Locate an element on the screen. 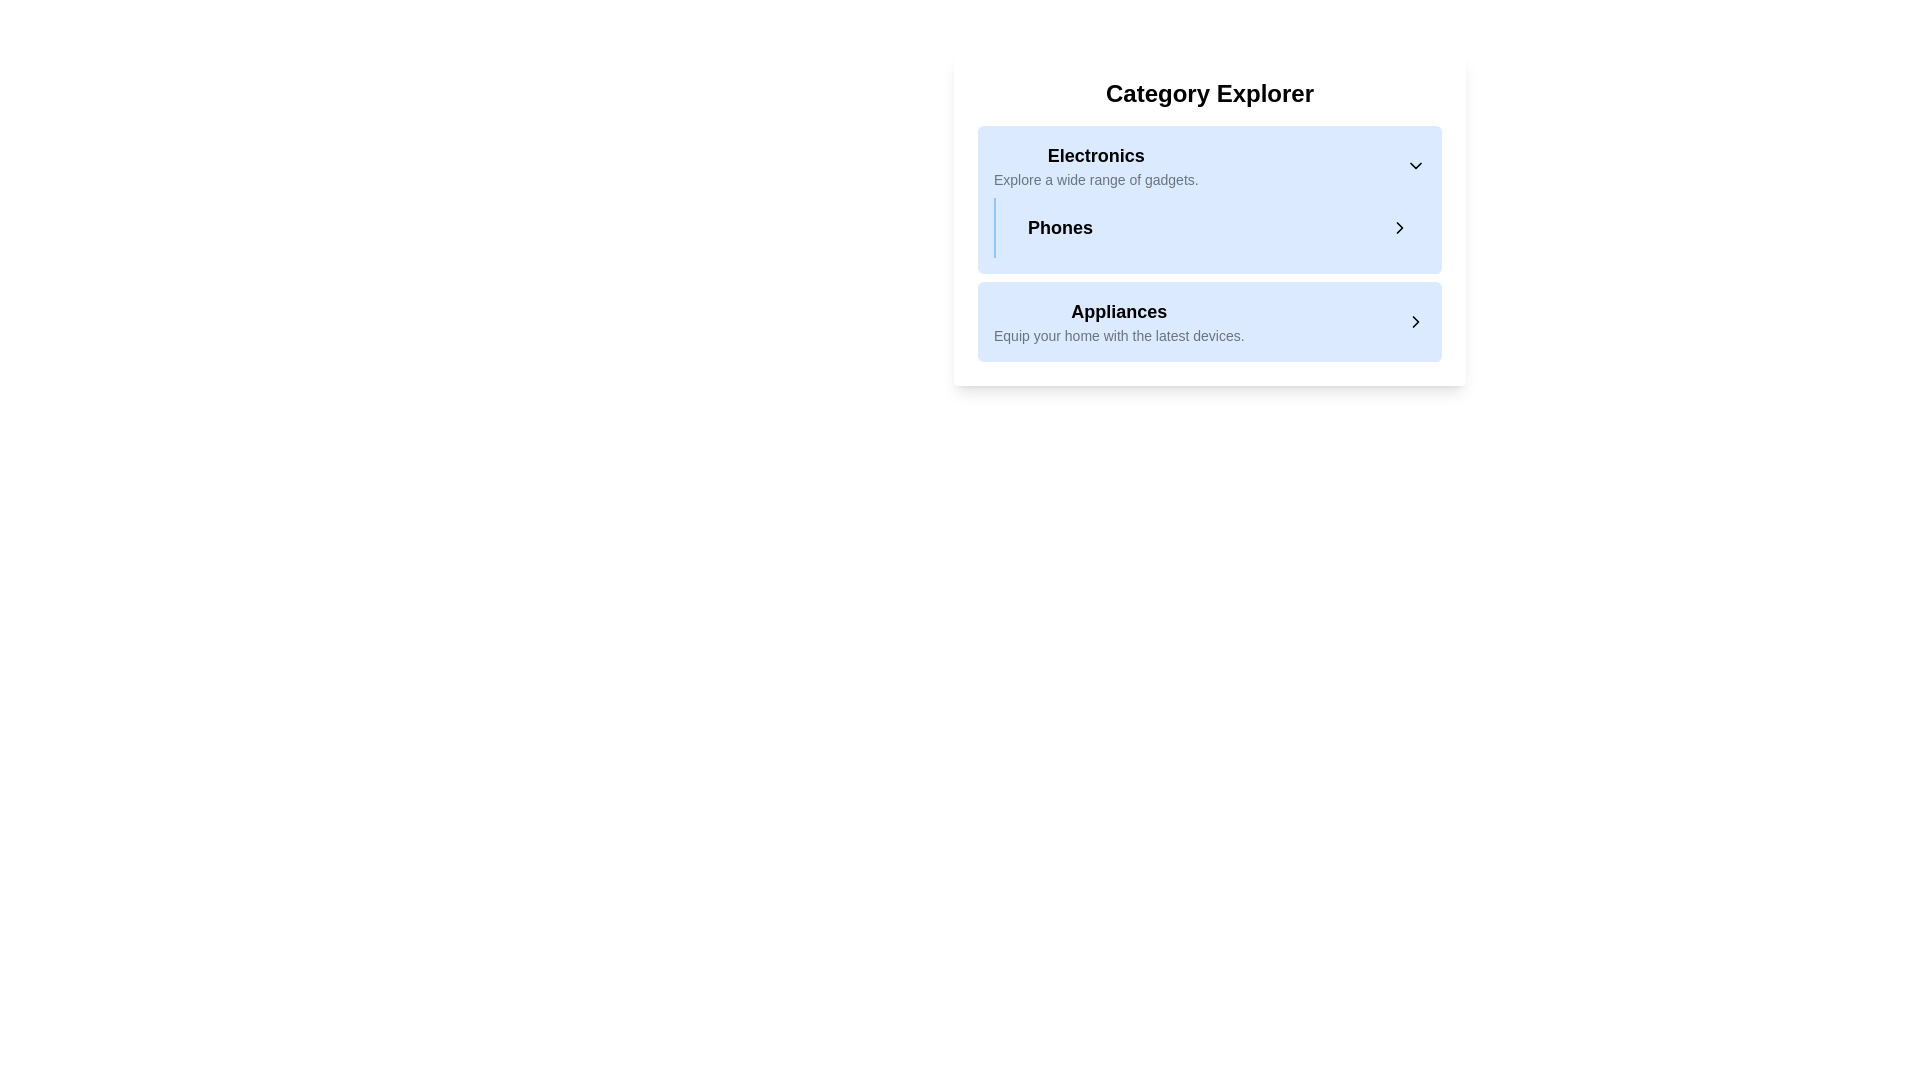 The height and width of the screenshot is (1080, 1920). text from the 'Electronics' label and its description 'Explore a wide range of gadgets.' located within the light blue rectangular section under 'Category Explorer.' is located at coordinates (1095, 164).